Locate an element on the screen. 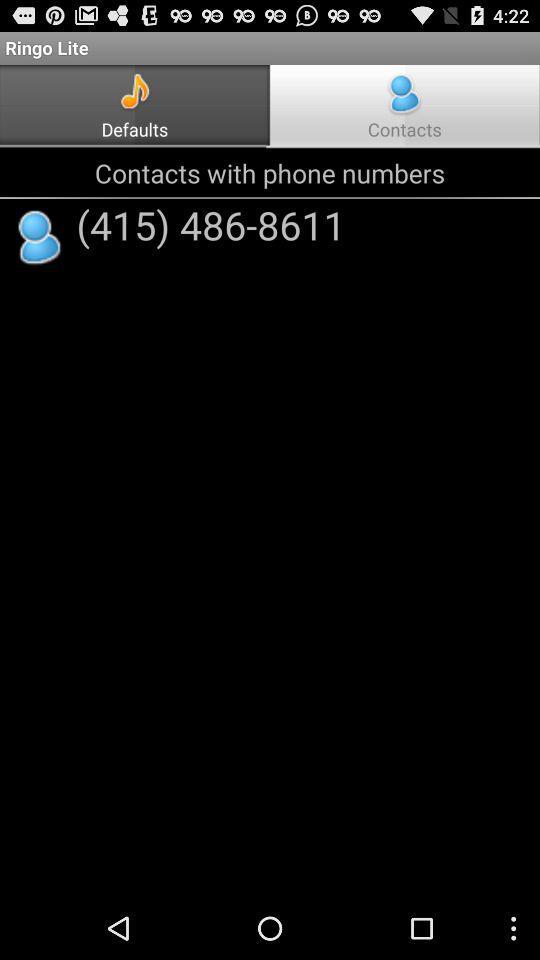  the app to the left of the (415) 486-8611 app is located at coordinates (40, 238).